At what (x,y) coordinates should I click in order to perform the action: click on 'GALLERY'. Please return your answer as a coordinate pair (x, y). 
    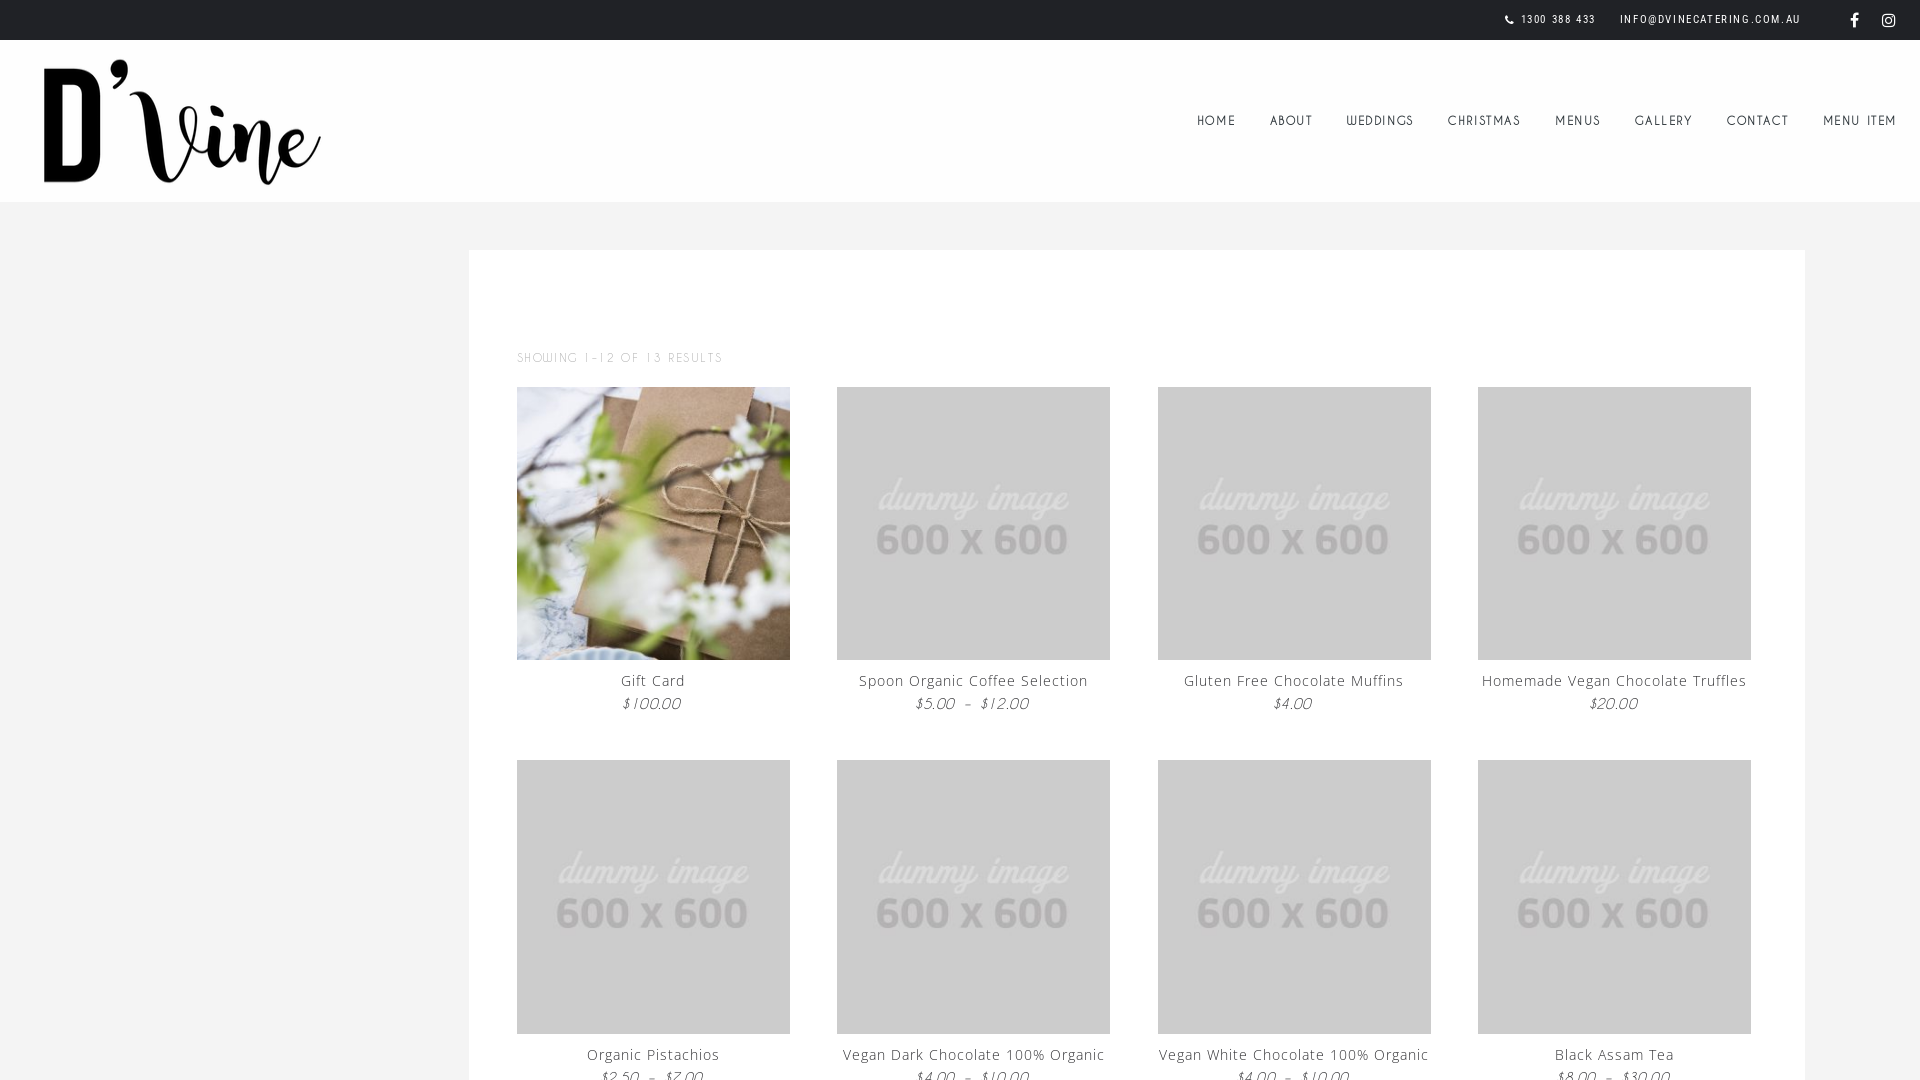
    Looking at the image, I should click on (1663, 119).